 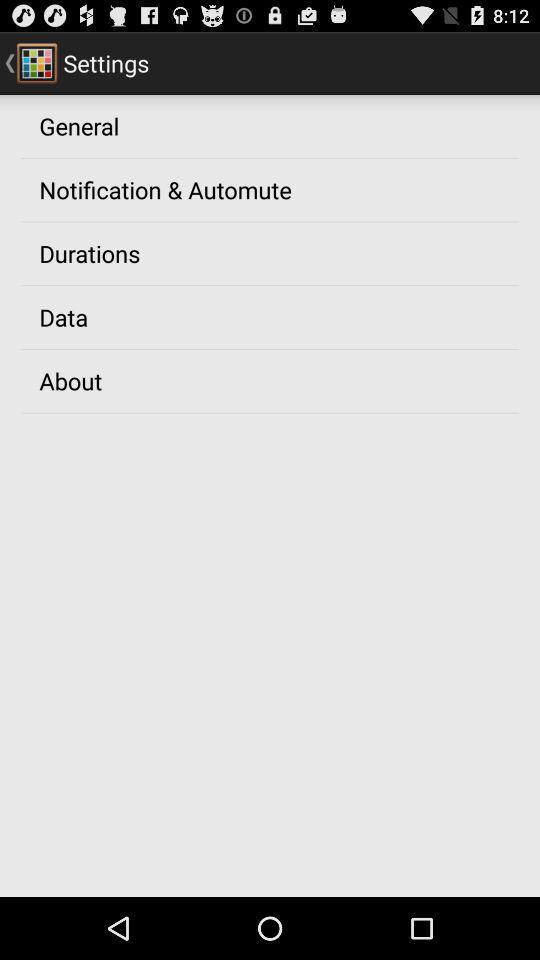 What do you see at coordinates (63, 317) in the screenshot?
I see `app above about item` at bounding box center [63, 317].